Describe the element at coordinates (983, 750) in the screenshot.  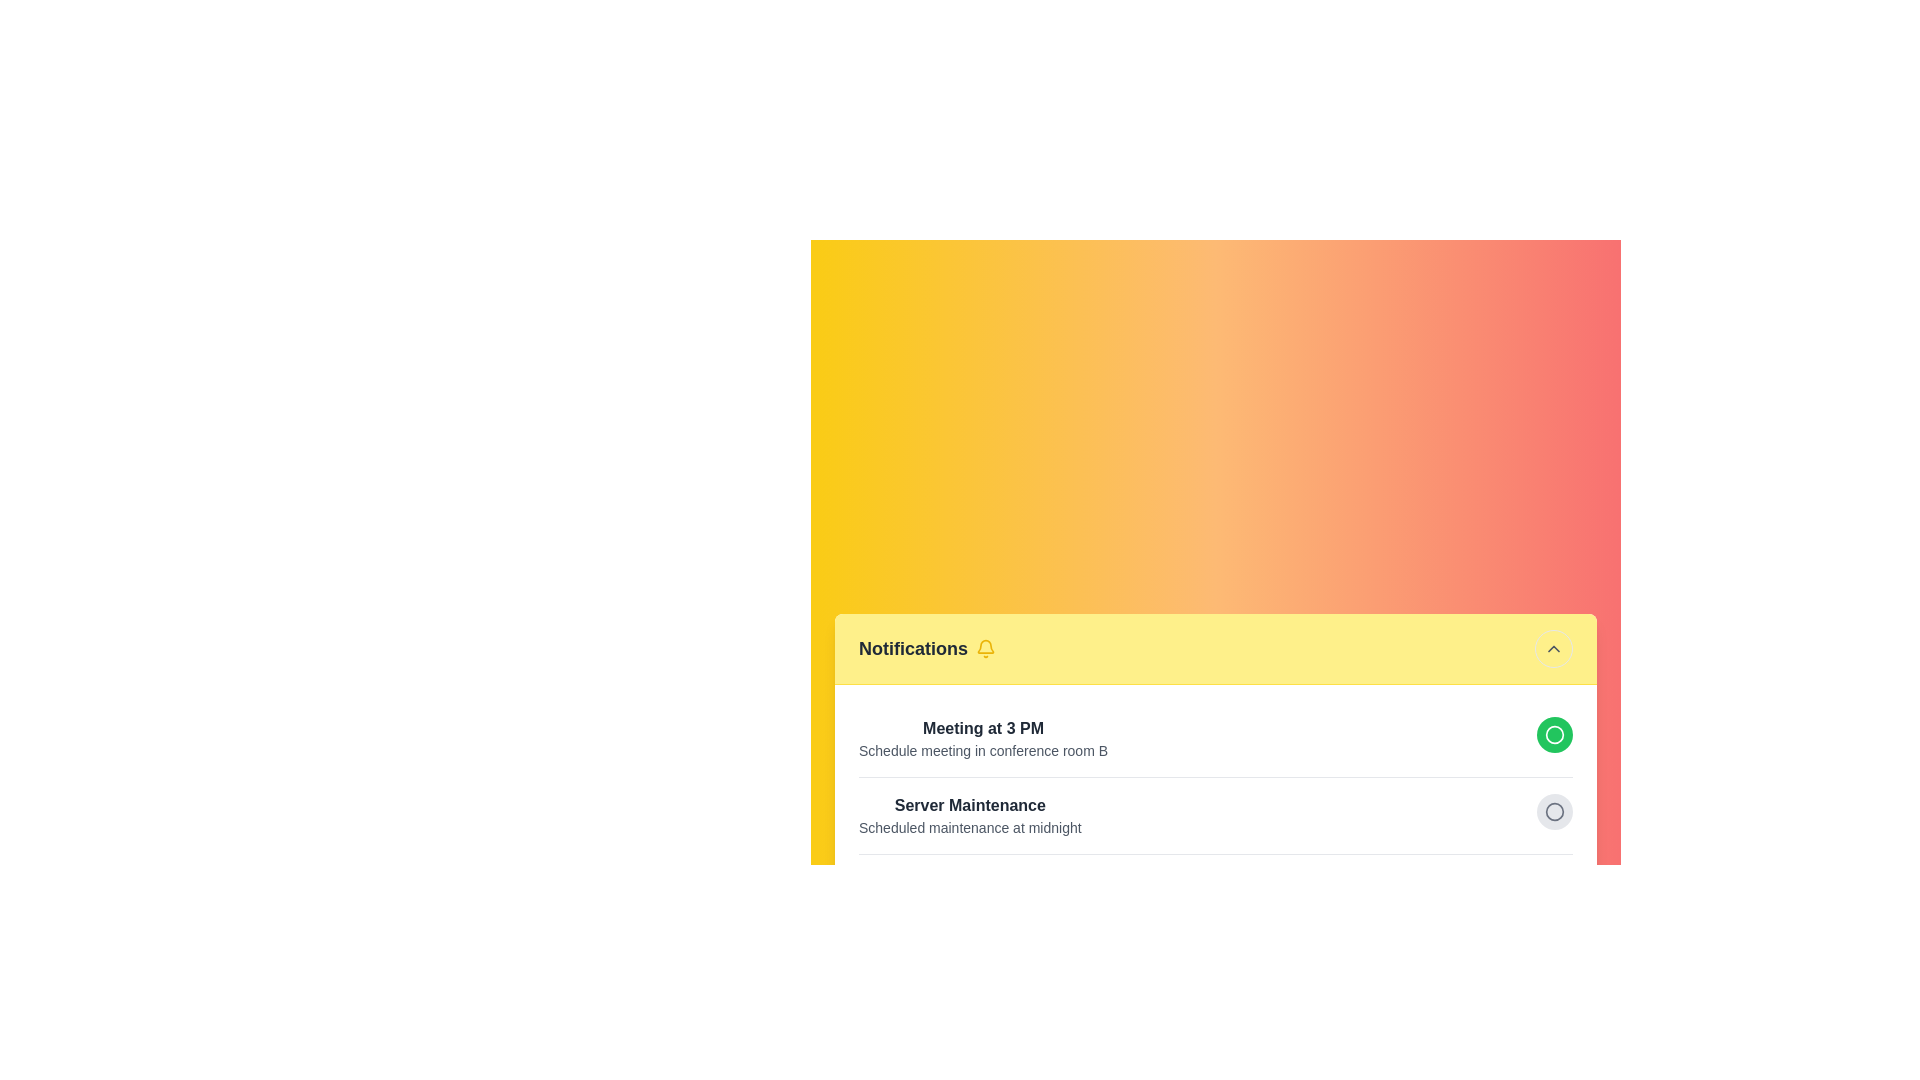
I see `the text element reading 'Schedule meeting in conference room B', which is styled with a small font size and gray color, located in the notification section beneath the header 'Meeting at 3 PM'` at that location.